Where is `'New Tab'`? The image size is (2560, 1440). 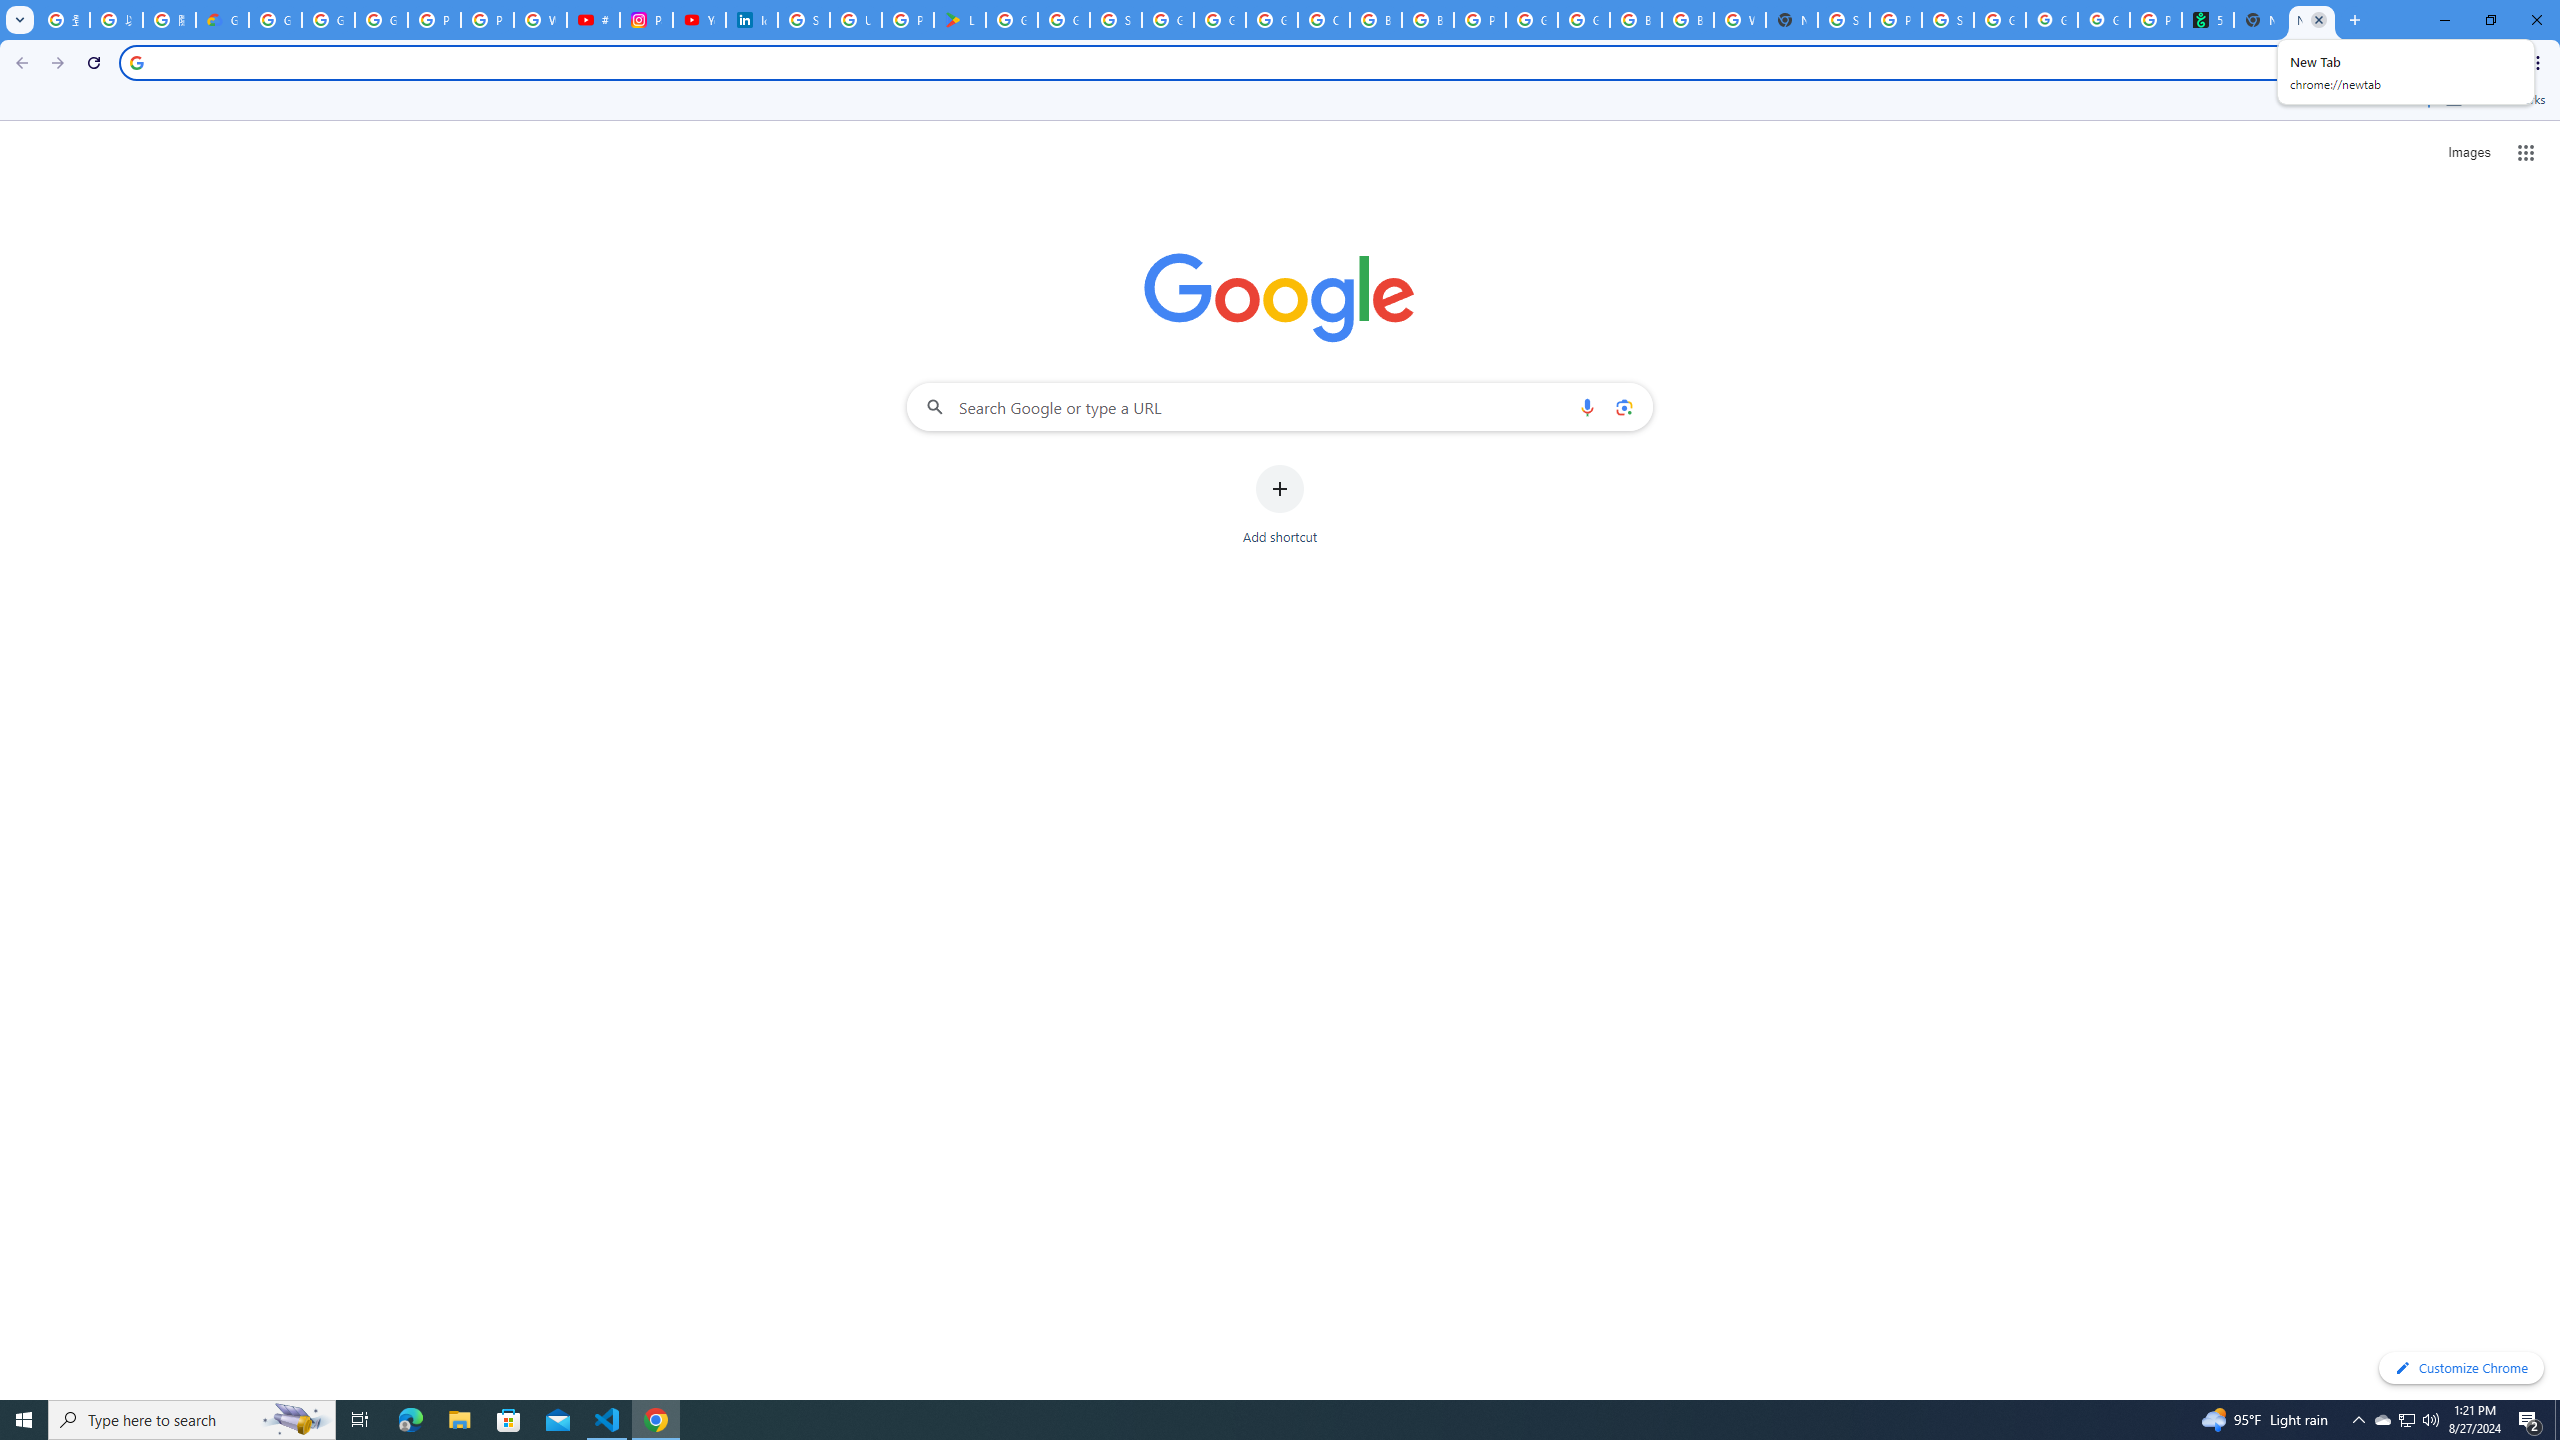 'New Tab' is located at coordinates (2352, 19).